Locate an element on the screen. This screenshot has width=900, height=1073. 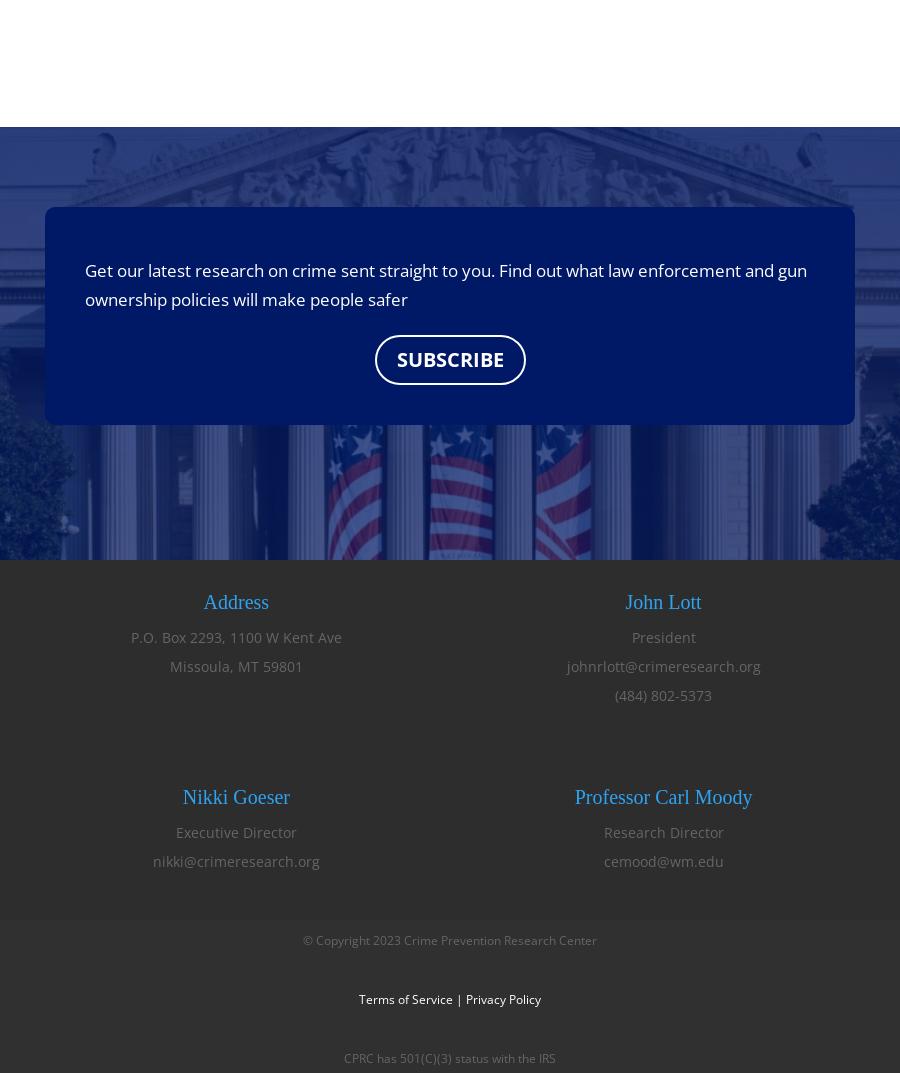
'cemood@wm.edu' is located at coordinates (663, 859).